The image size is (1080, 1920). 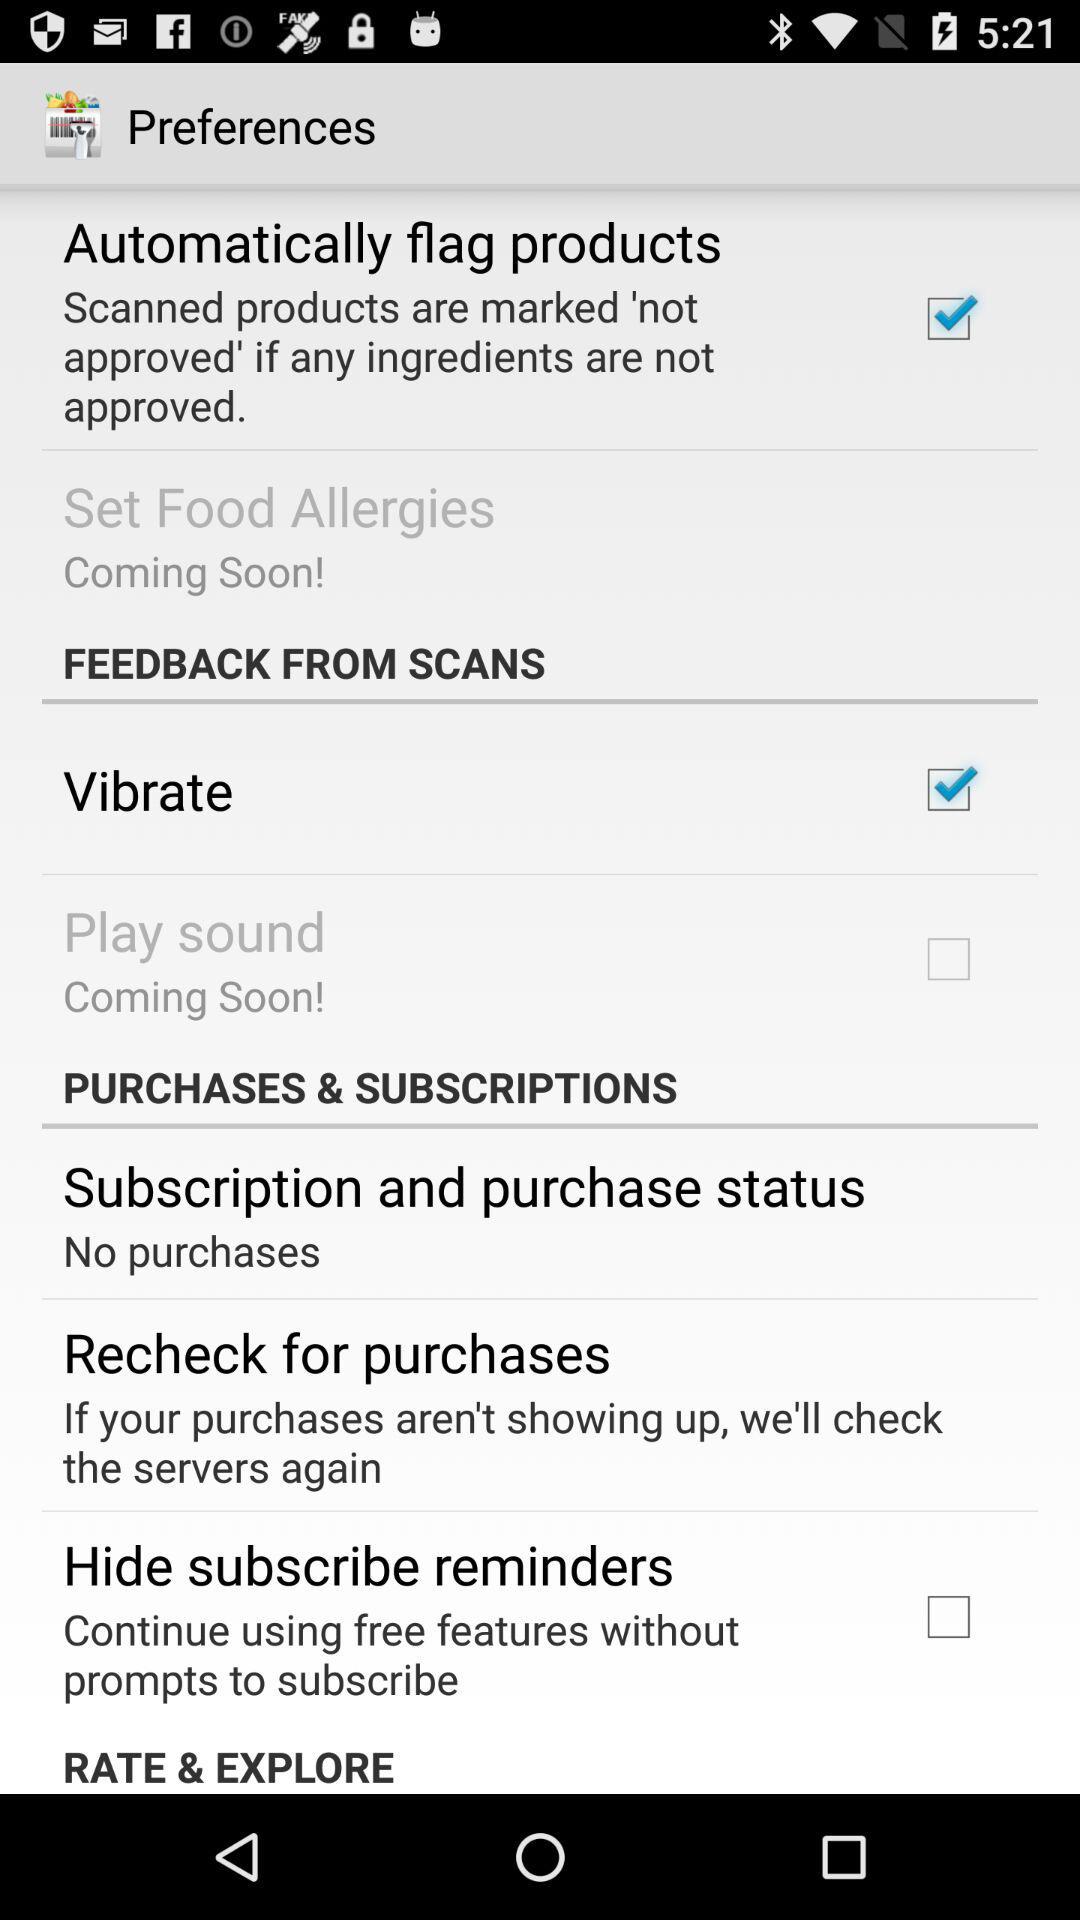 What do you see at coordinates (279, 505) in the screenshot?
I see `the icon above the coming soon! icon` at bounding box center [279, 505].